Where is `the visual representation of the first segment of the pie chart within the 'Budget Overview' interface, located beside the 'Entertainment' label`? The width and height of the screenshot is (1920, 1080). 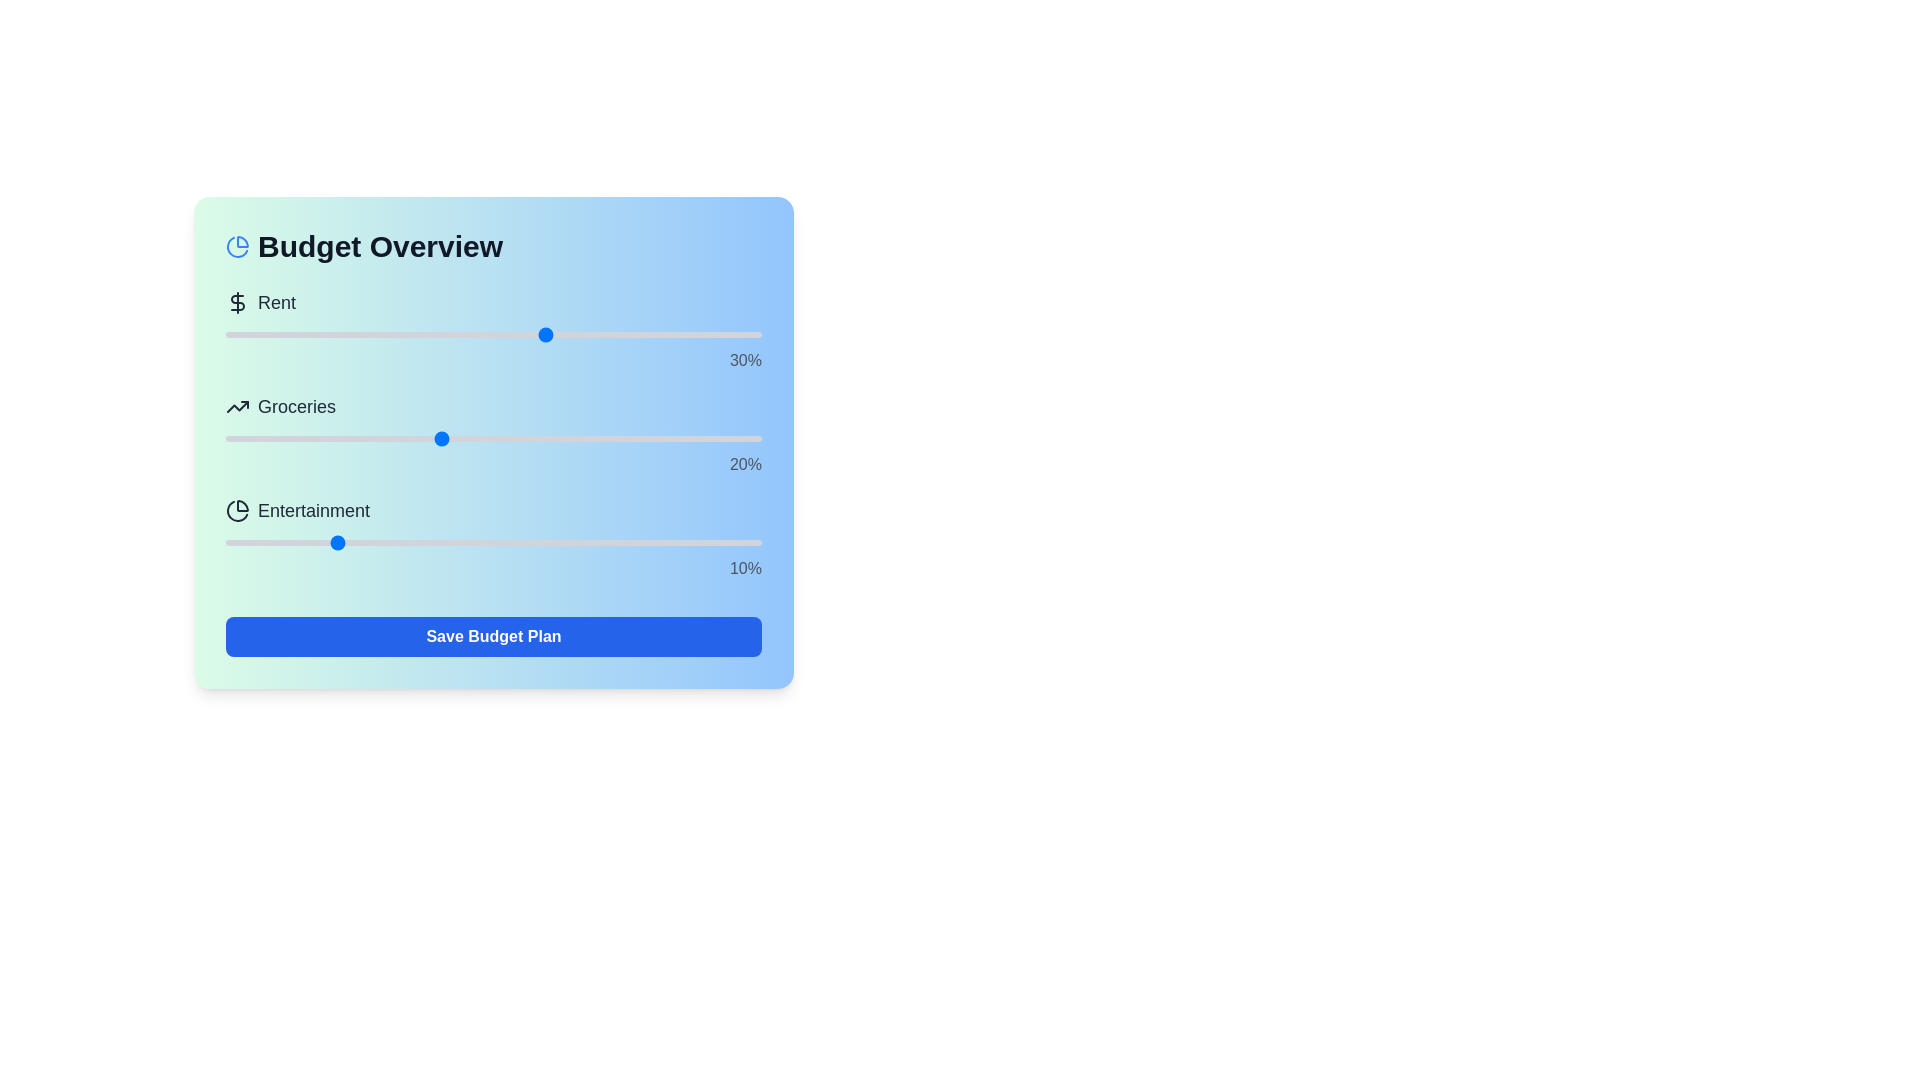 the visual representation of the first segment of the pie chart within the 'Budget Overview' interface, located beside the 'Entertainment' label is located at coordinates (242, 504).